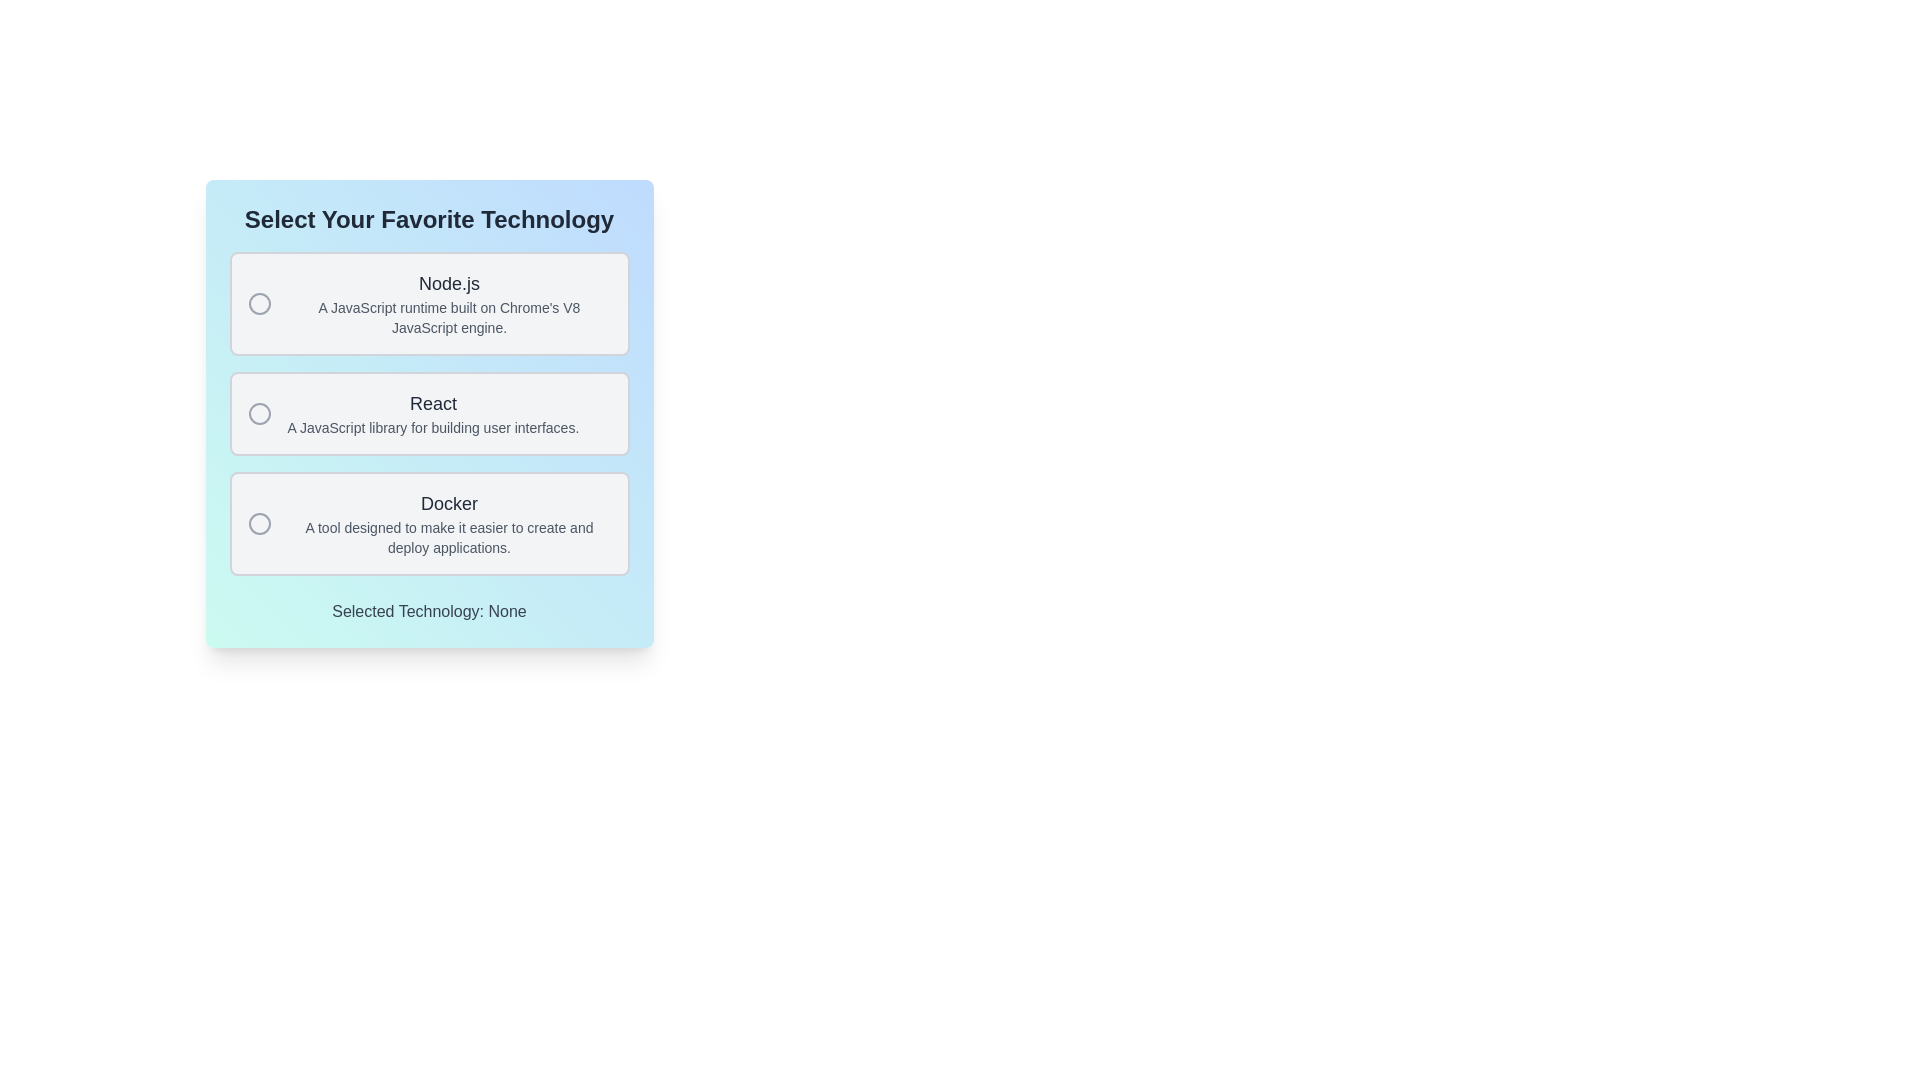  What do you see at coordinates (448, 284) in the screenshot?
I see `the text label that reads 'Node.js', which is styled with a bold font and gray color, located near the top-left of the selection box interface` at bounding box center [448, 284].